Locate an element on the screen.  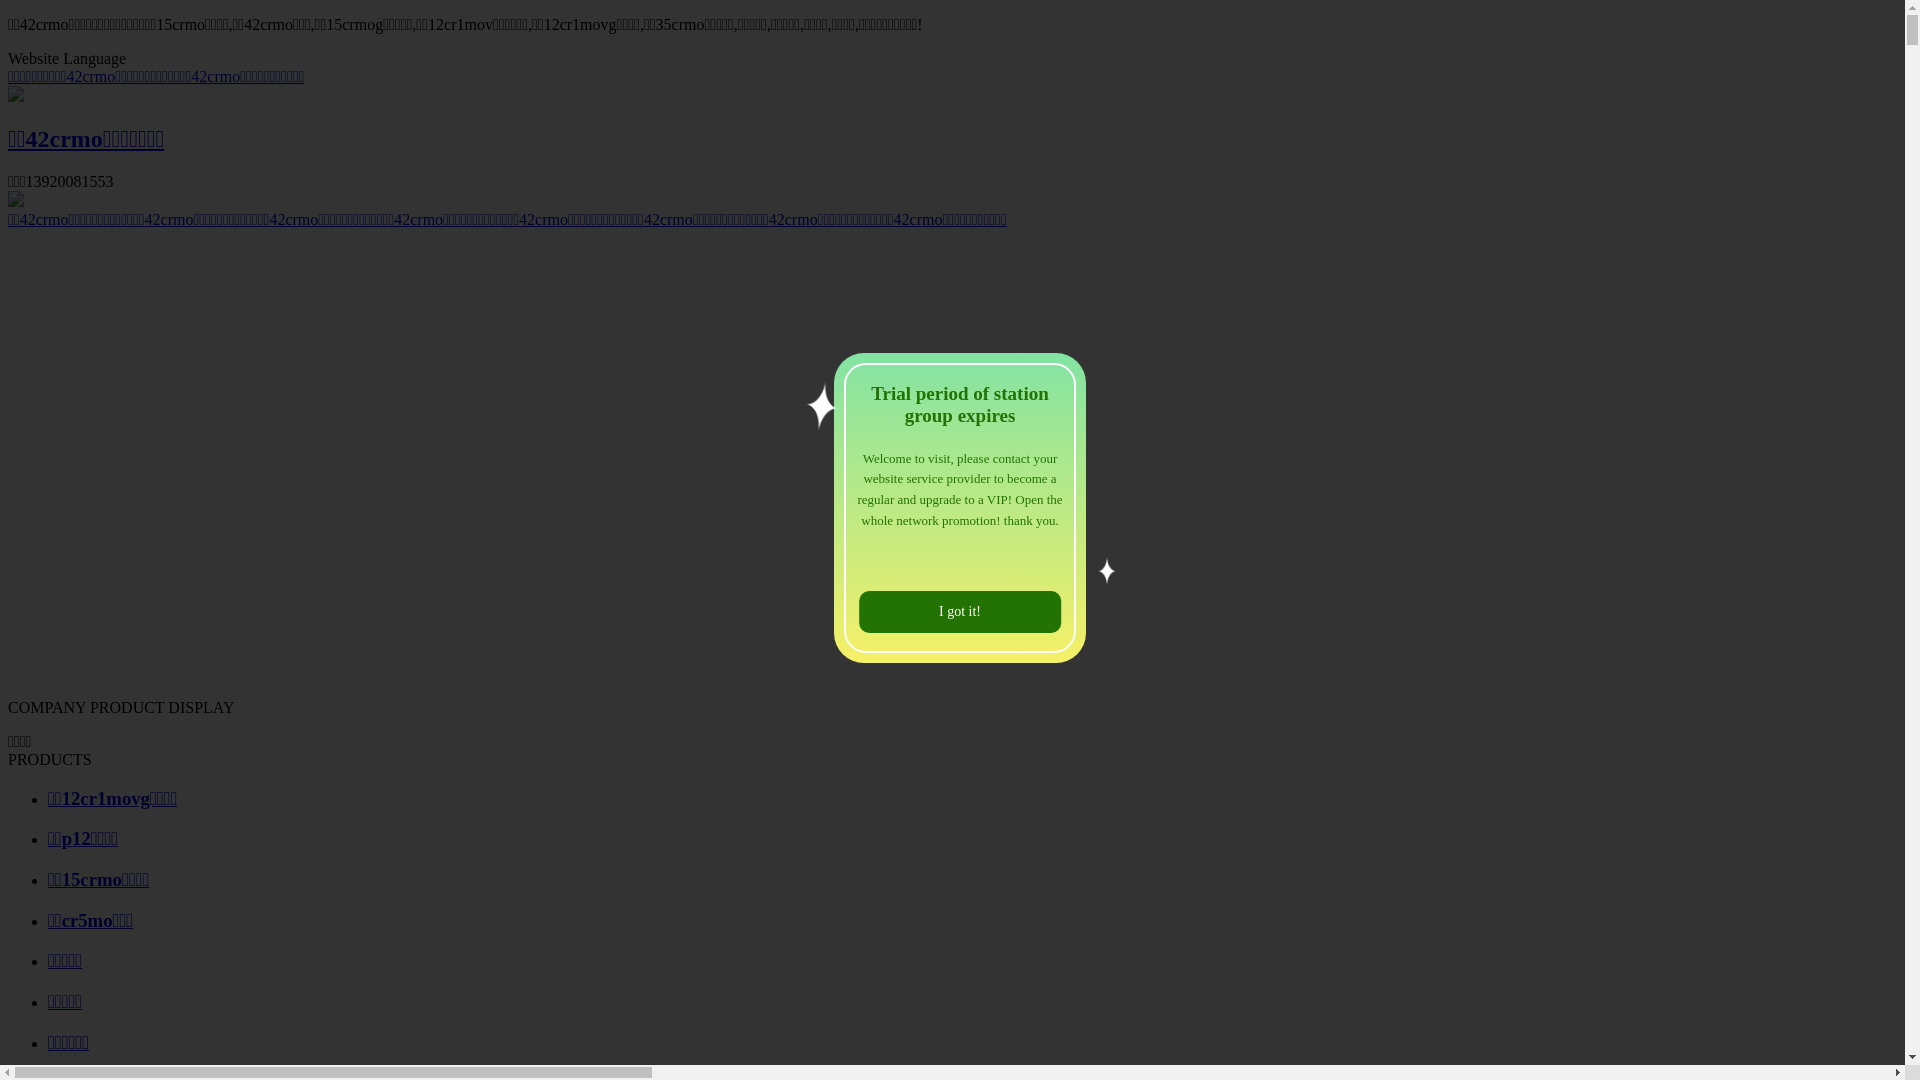
'I got it!' is located at coordinates (960, 611).